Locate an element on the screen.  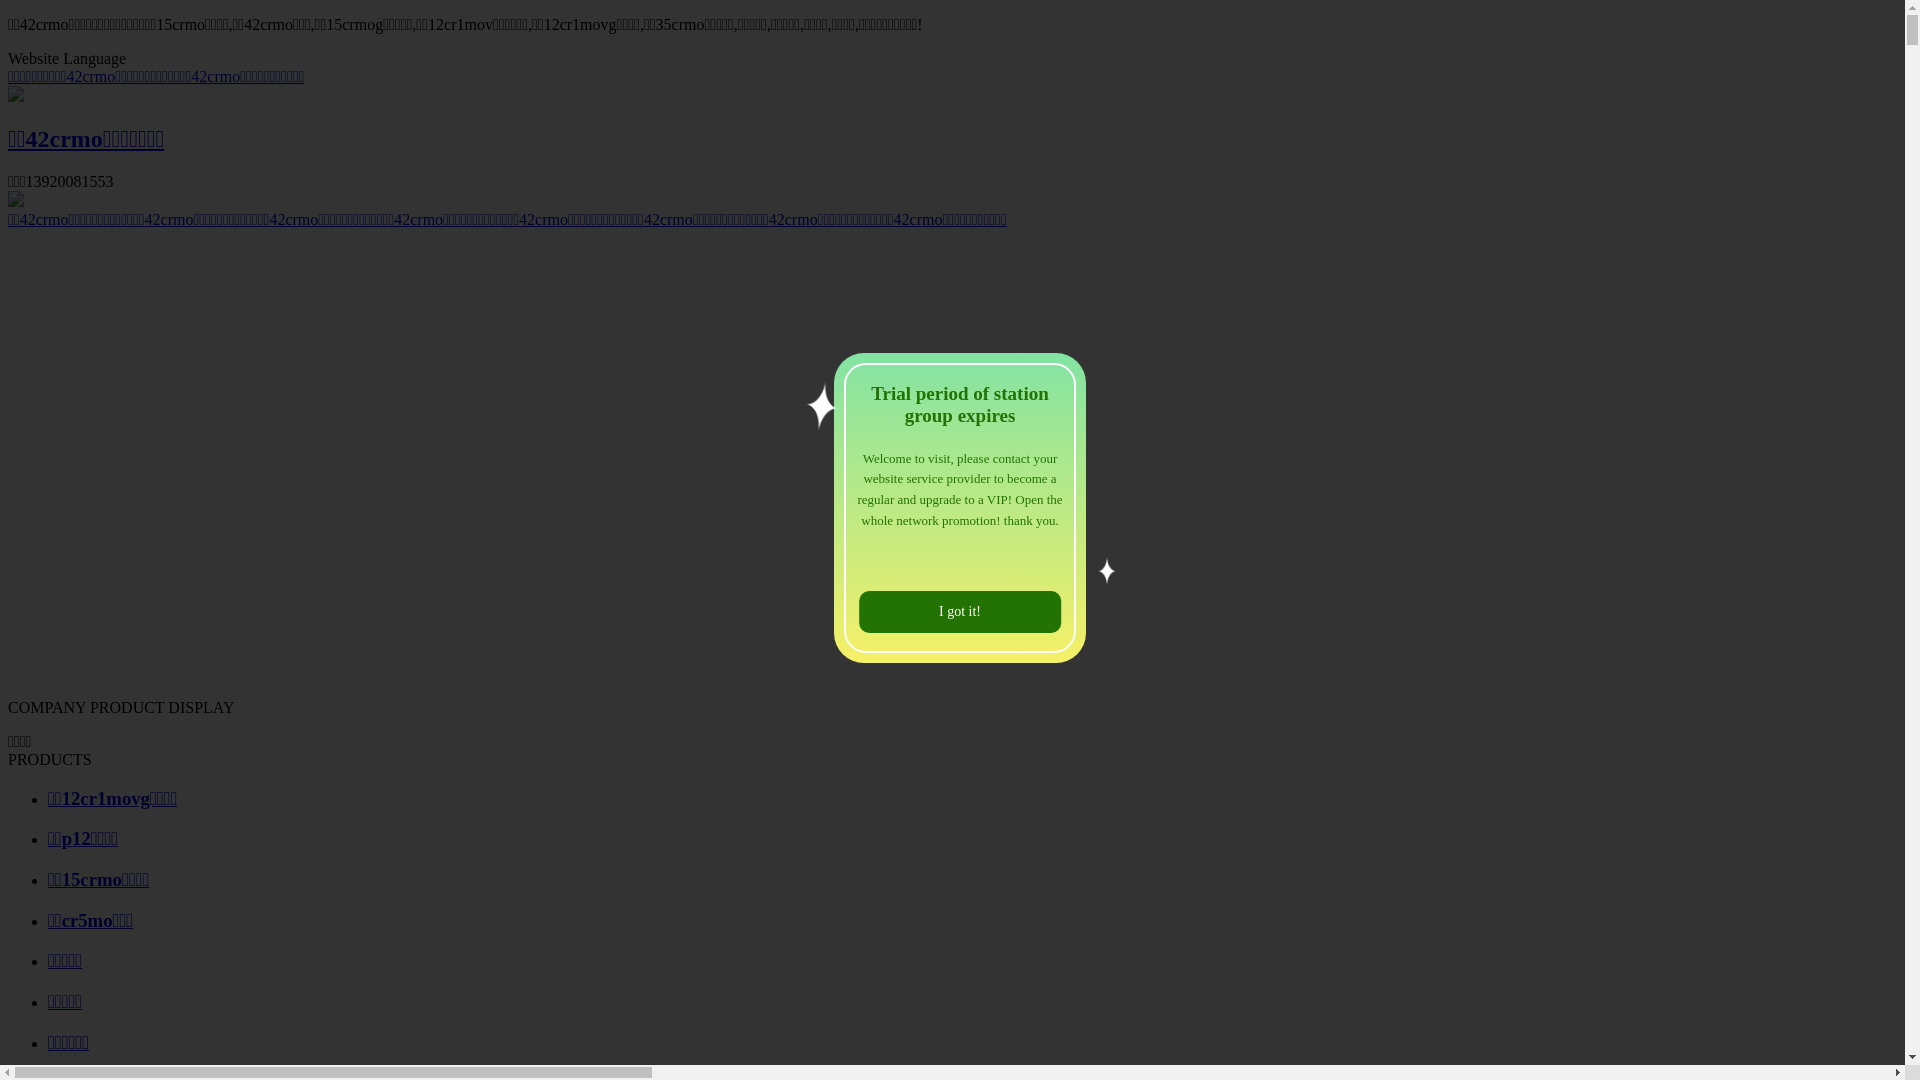
'I got it!' is located at coordinates (960, 611).